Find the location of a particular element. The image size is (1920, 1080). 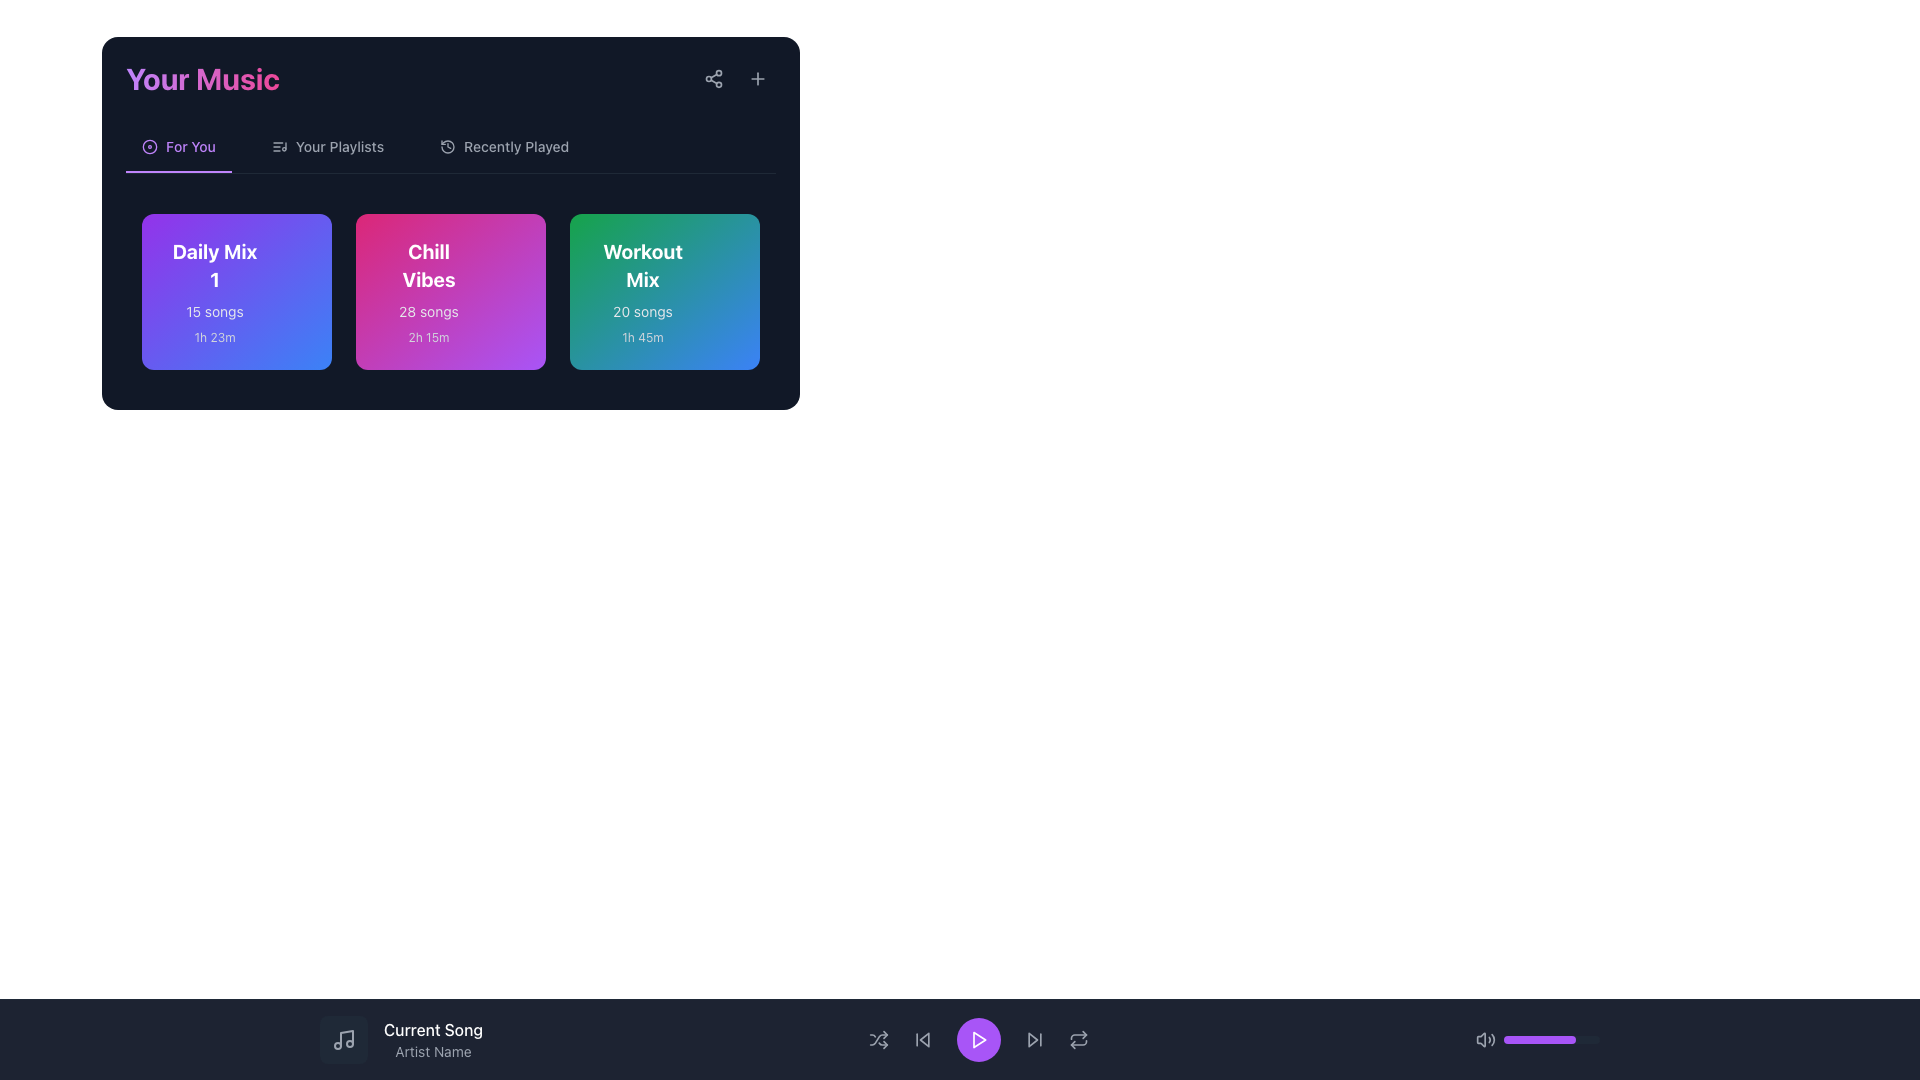

the share icon represented by three circles connected via lines, located in the top-right corner of the Your Music section is located at coordinates (714, 77).